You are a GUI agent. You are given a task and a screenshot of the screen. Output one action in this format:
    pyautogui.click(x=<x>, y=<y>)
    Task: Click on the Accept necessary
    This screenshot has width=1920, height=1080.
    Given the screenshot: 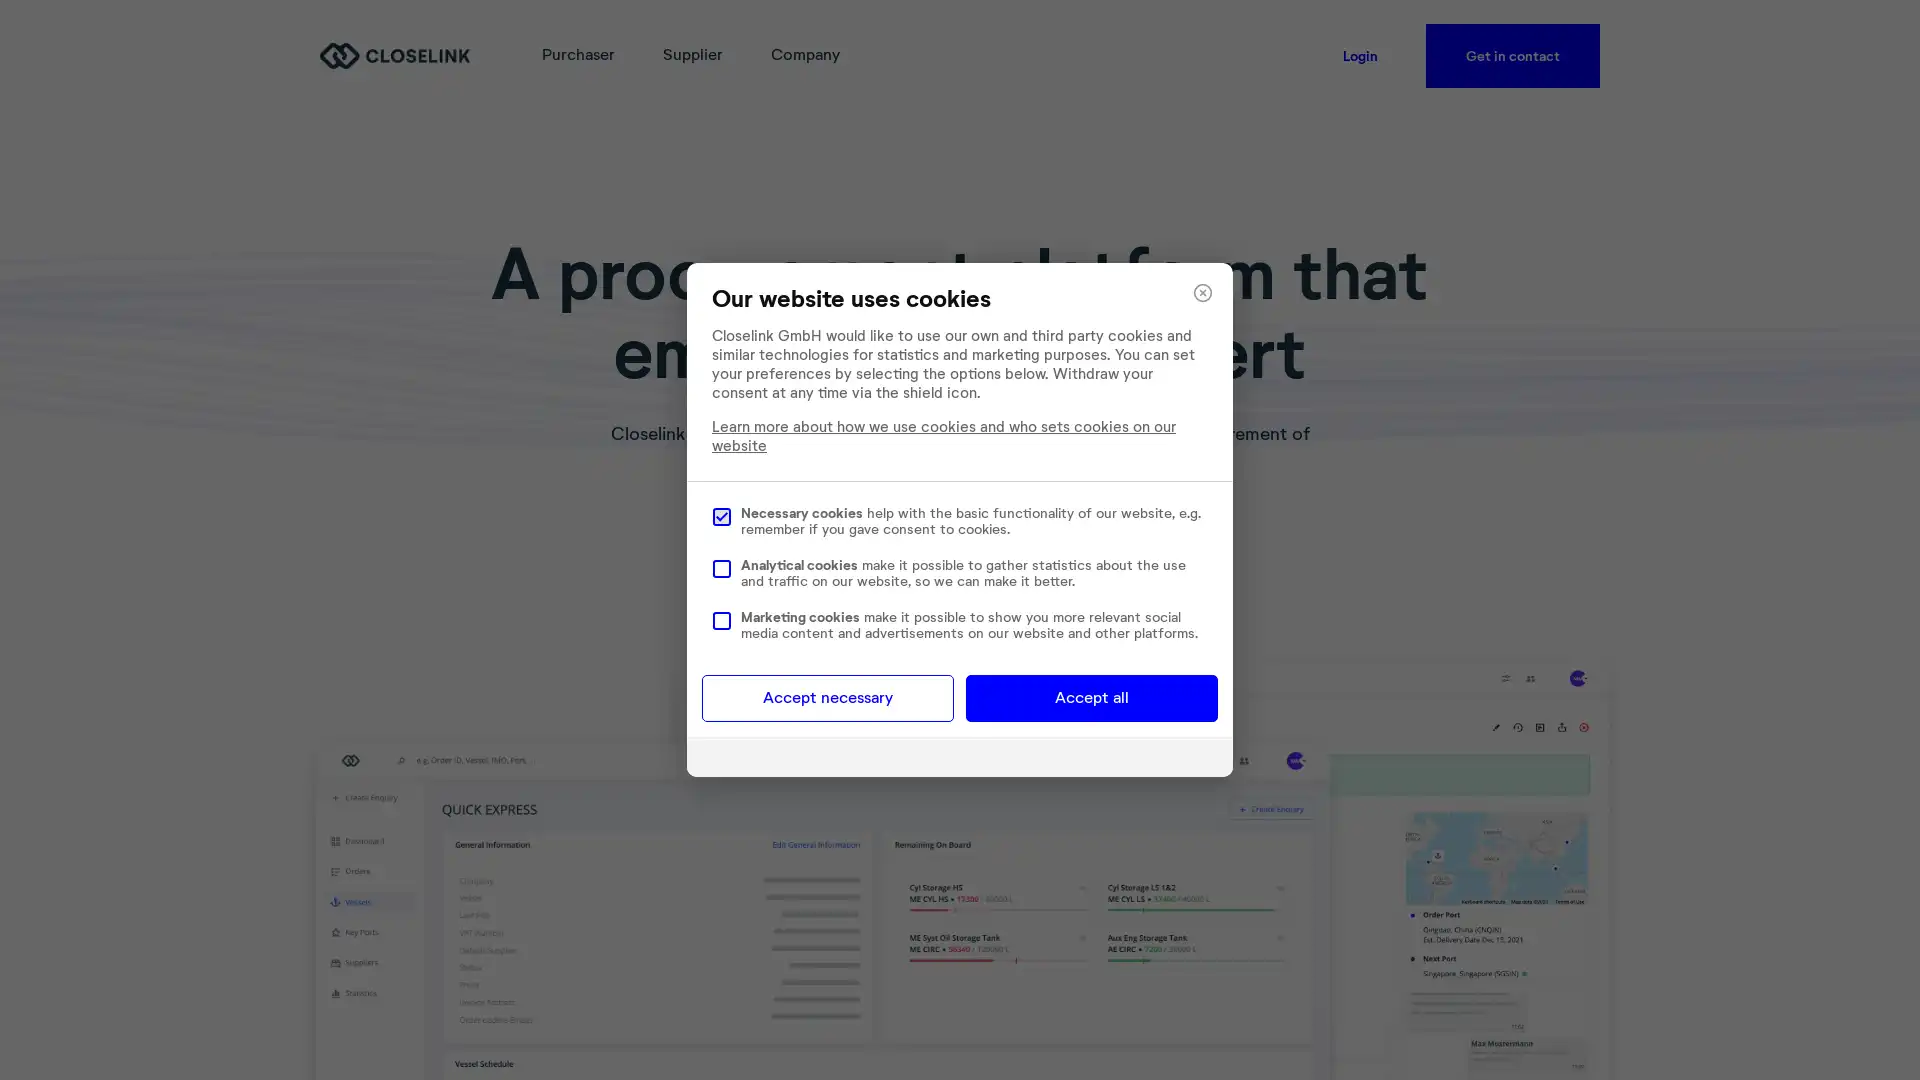 What is the action you would take?
    pyautogui.click(x=828, y=697)
    